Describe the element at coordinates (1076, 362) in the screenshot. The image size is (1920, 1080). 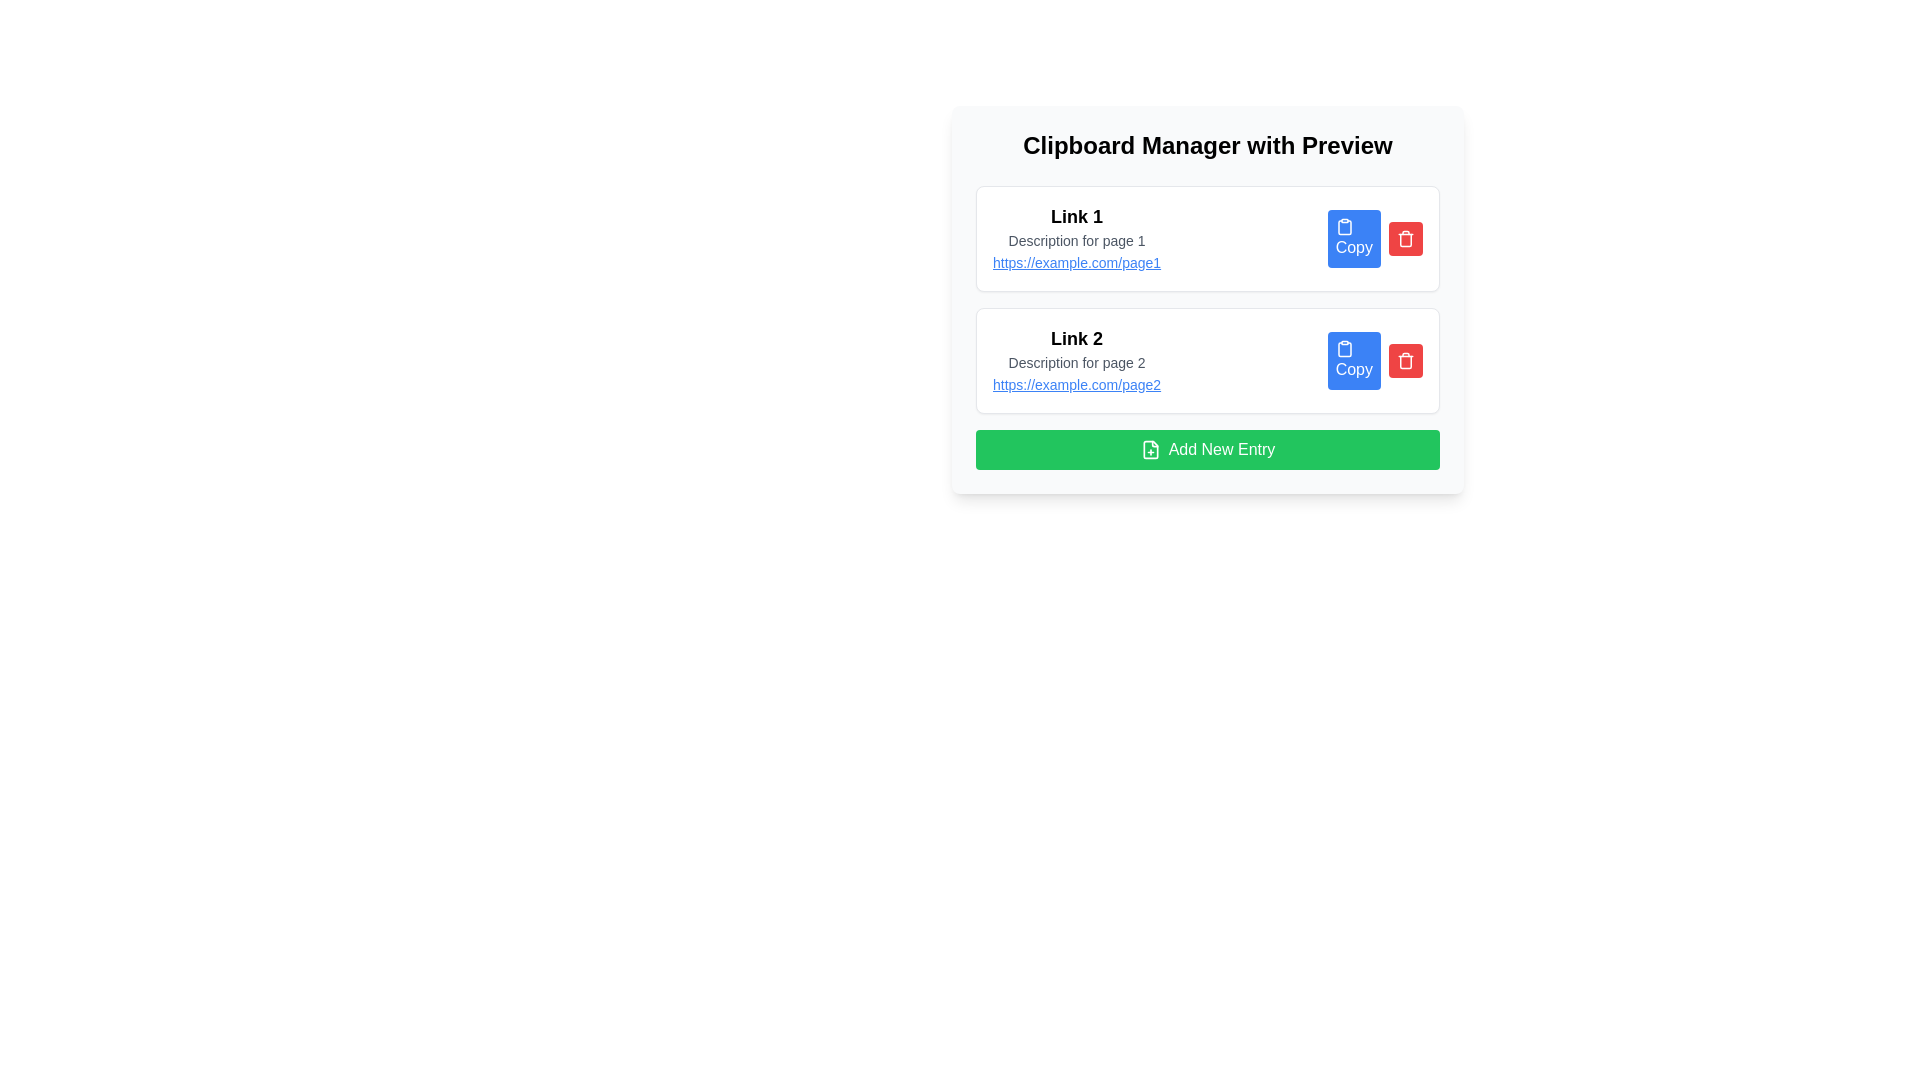
I see `the text element styled in a smaller, gray font that contains 'Description for page 2', located underneath the 'Link 2' heading and above the 'https://example.com/page2' URL` at that location.